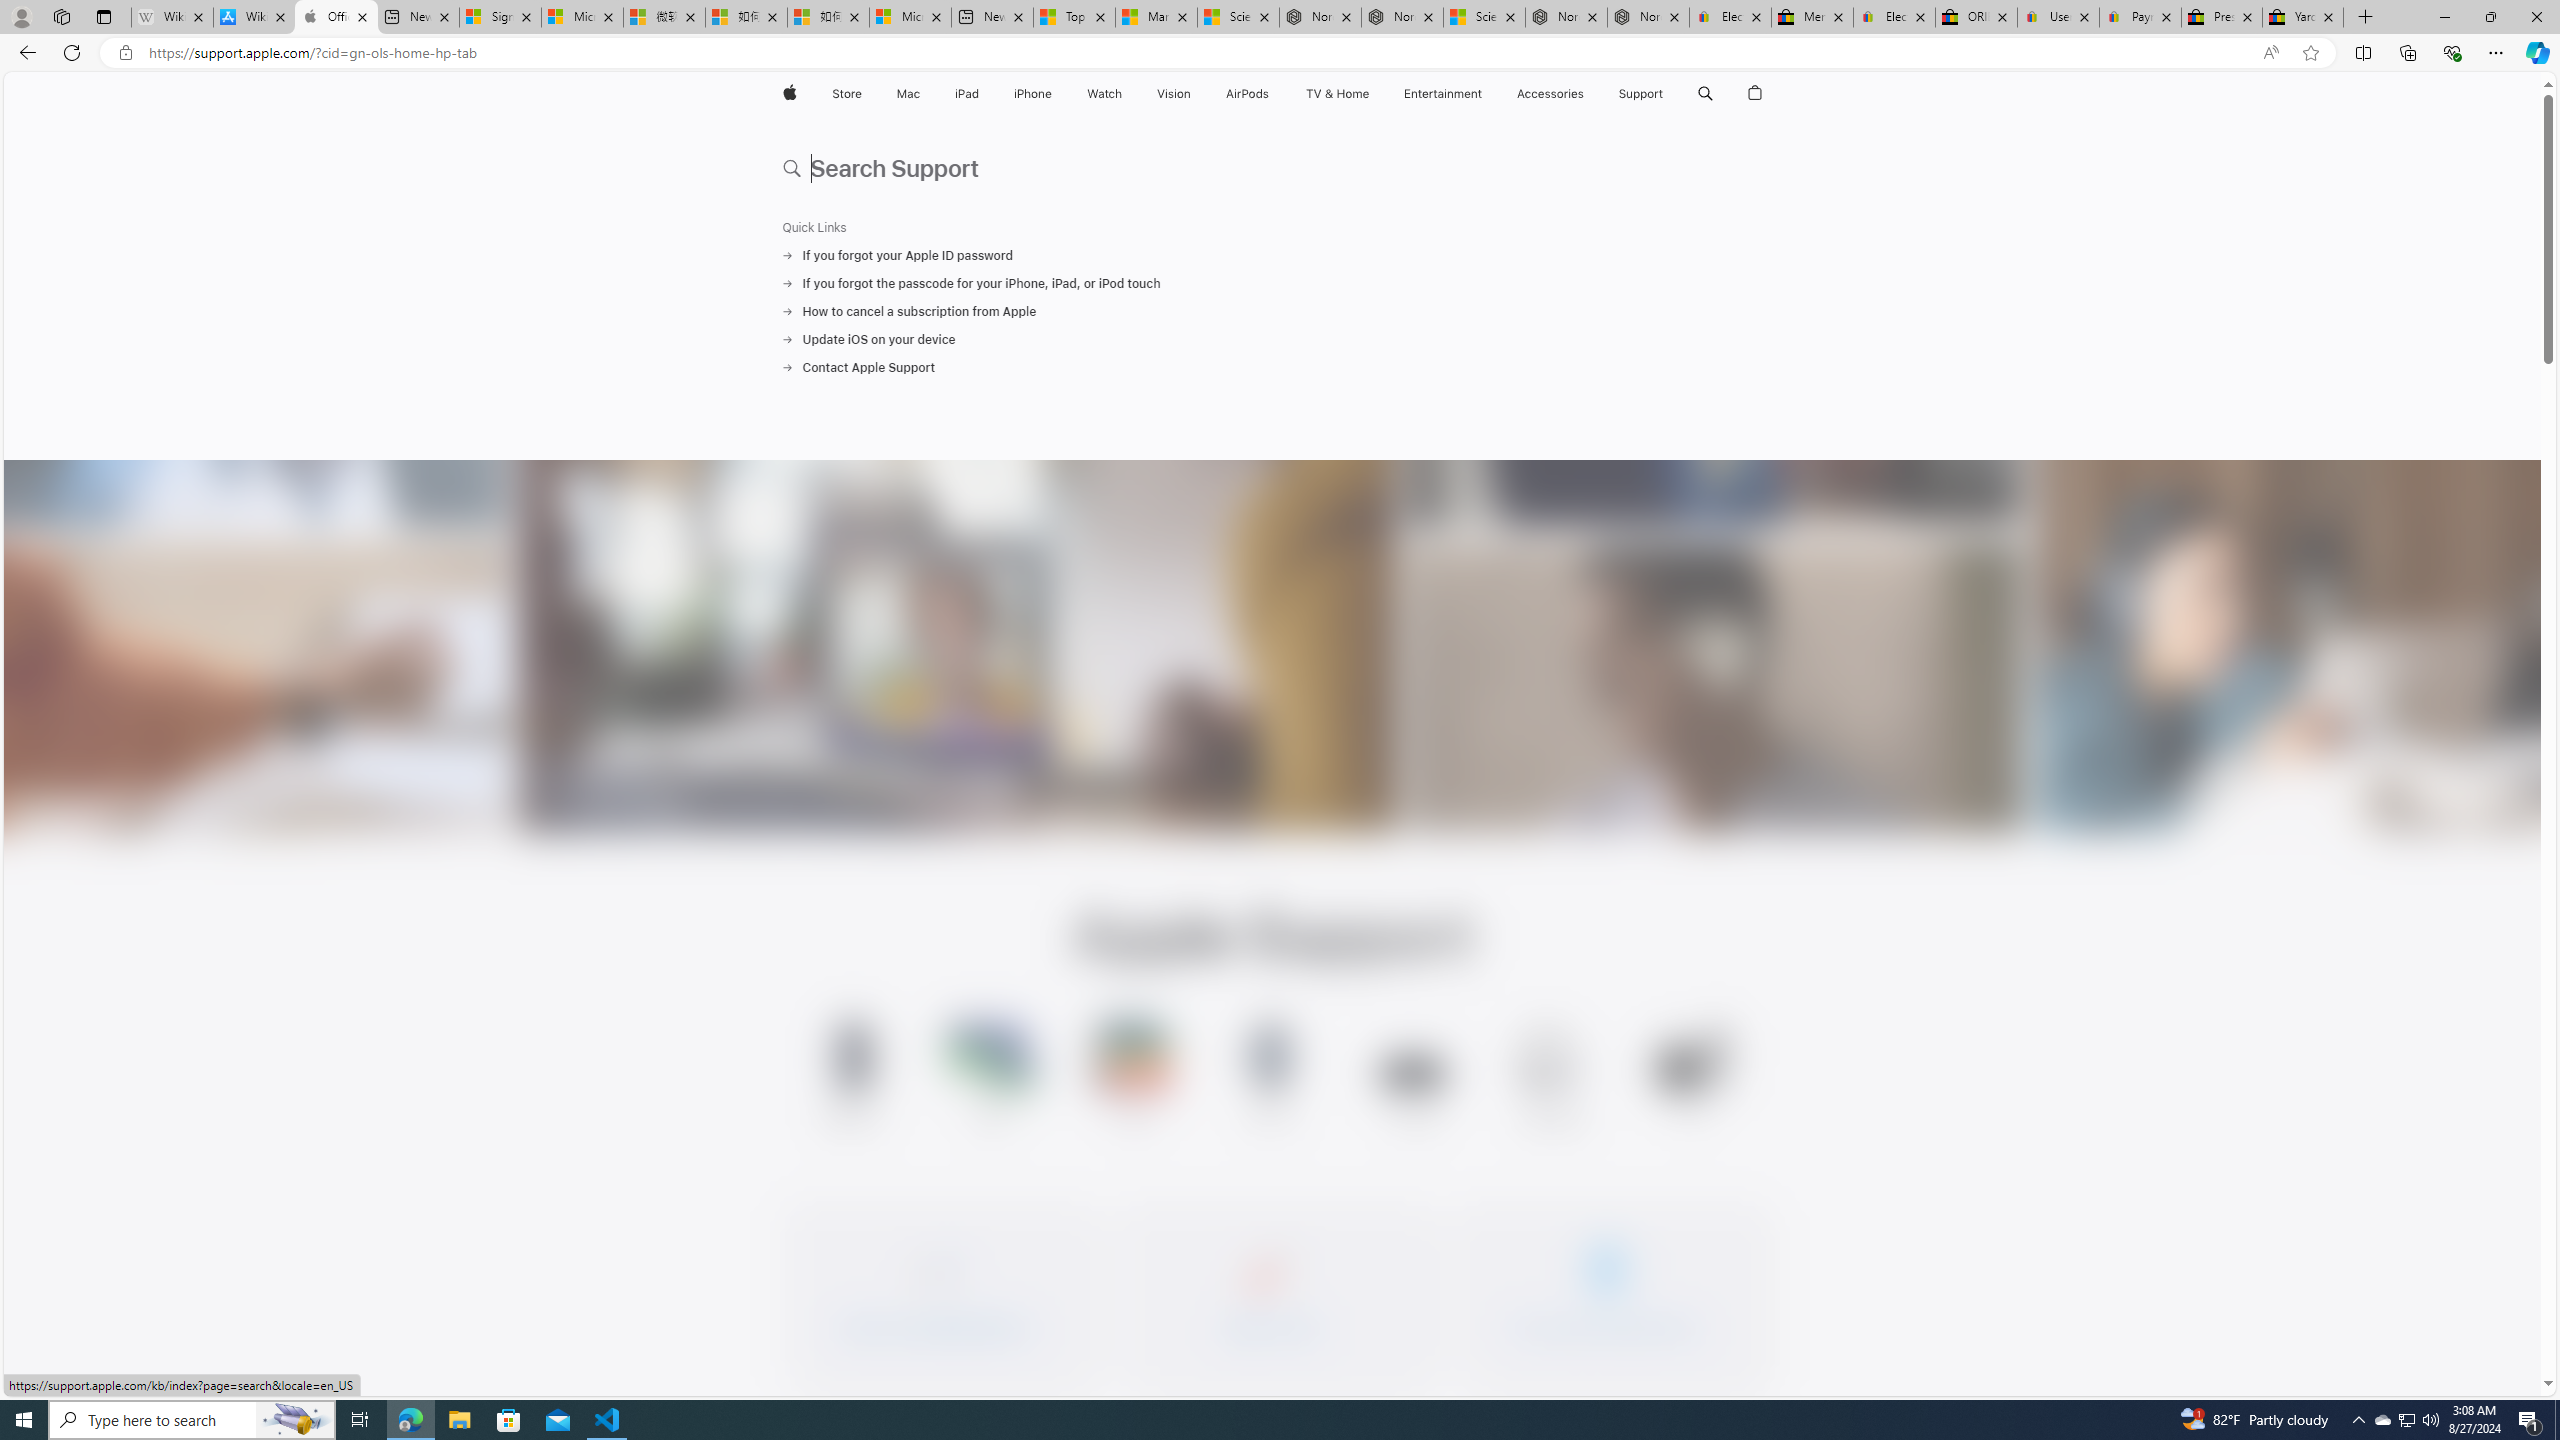  What do you see at coordinates (1271, 338) in the screenshot?
I see `'Update iOS on your device'` at bounding box center [1271, 338].